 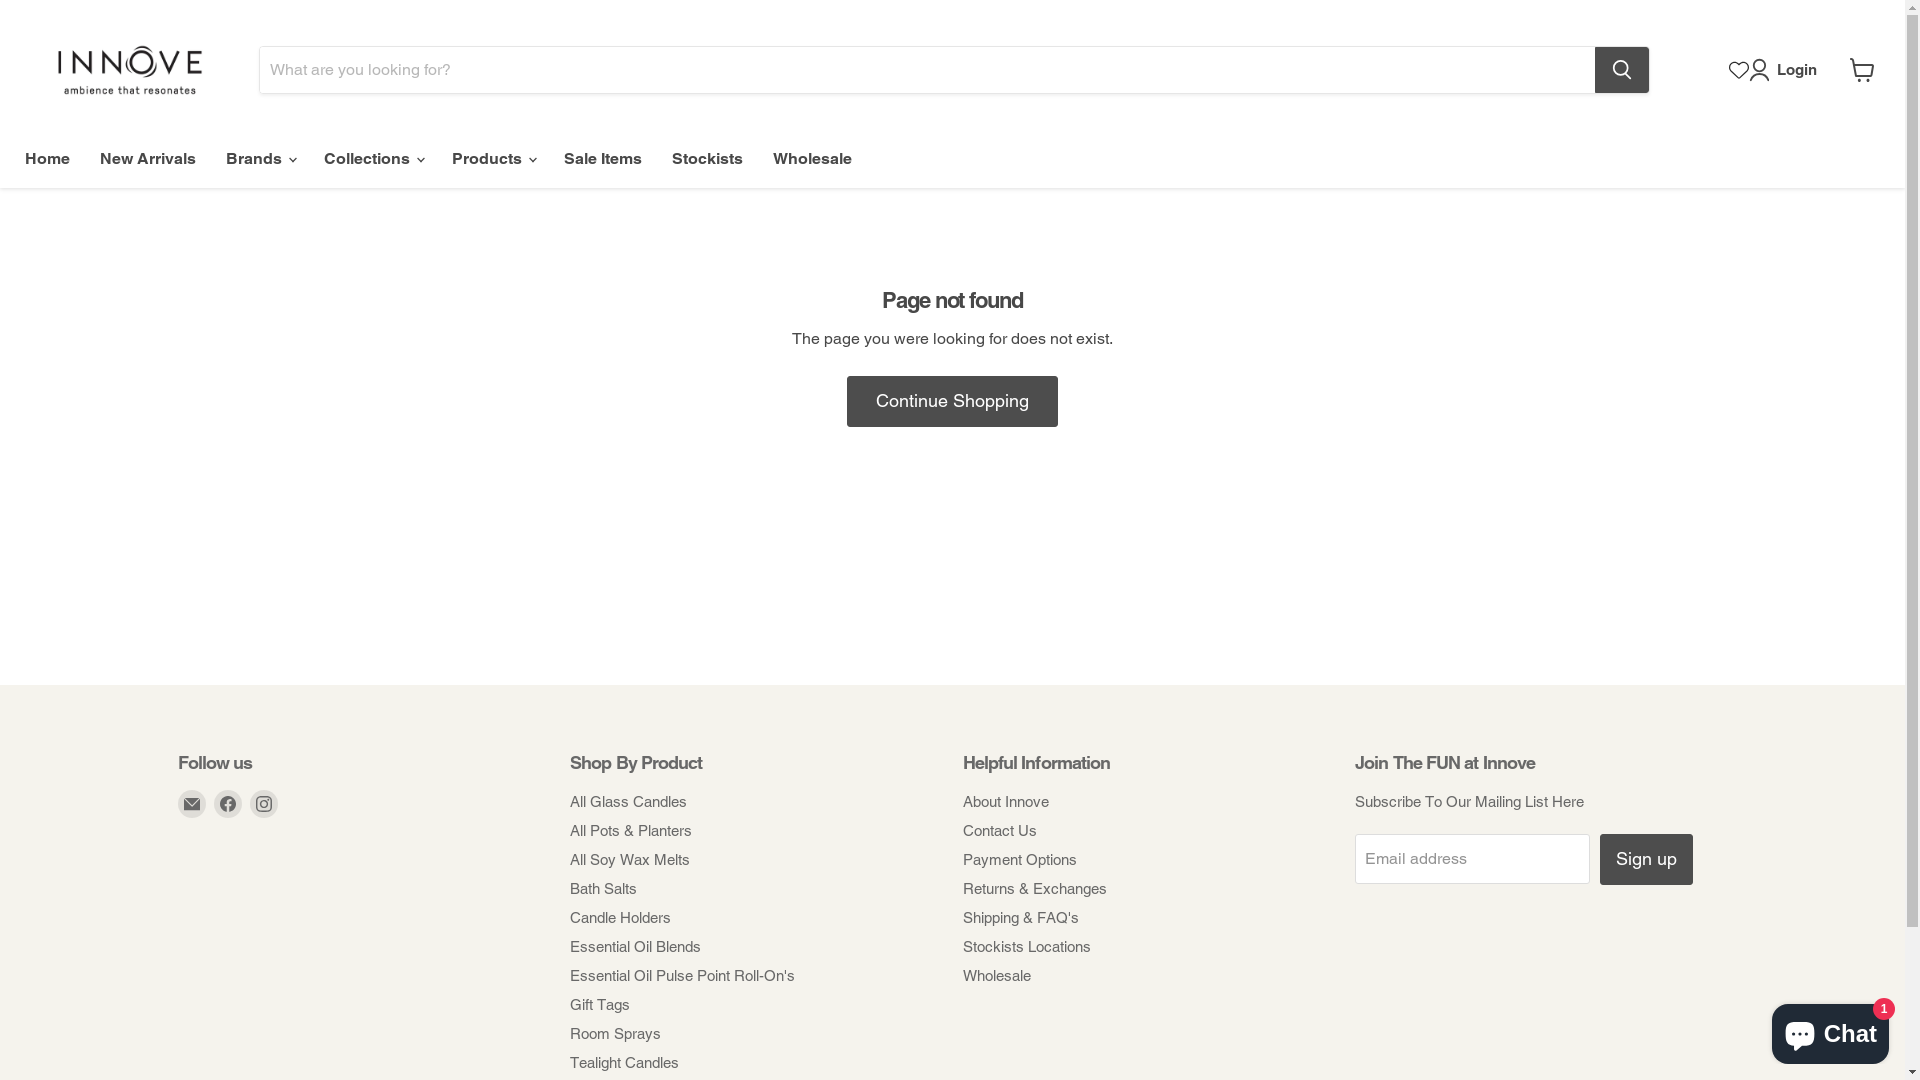 I want to click on 'Shipping & FAQ's', so click(x=1019, y=917).